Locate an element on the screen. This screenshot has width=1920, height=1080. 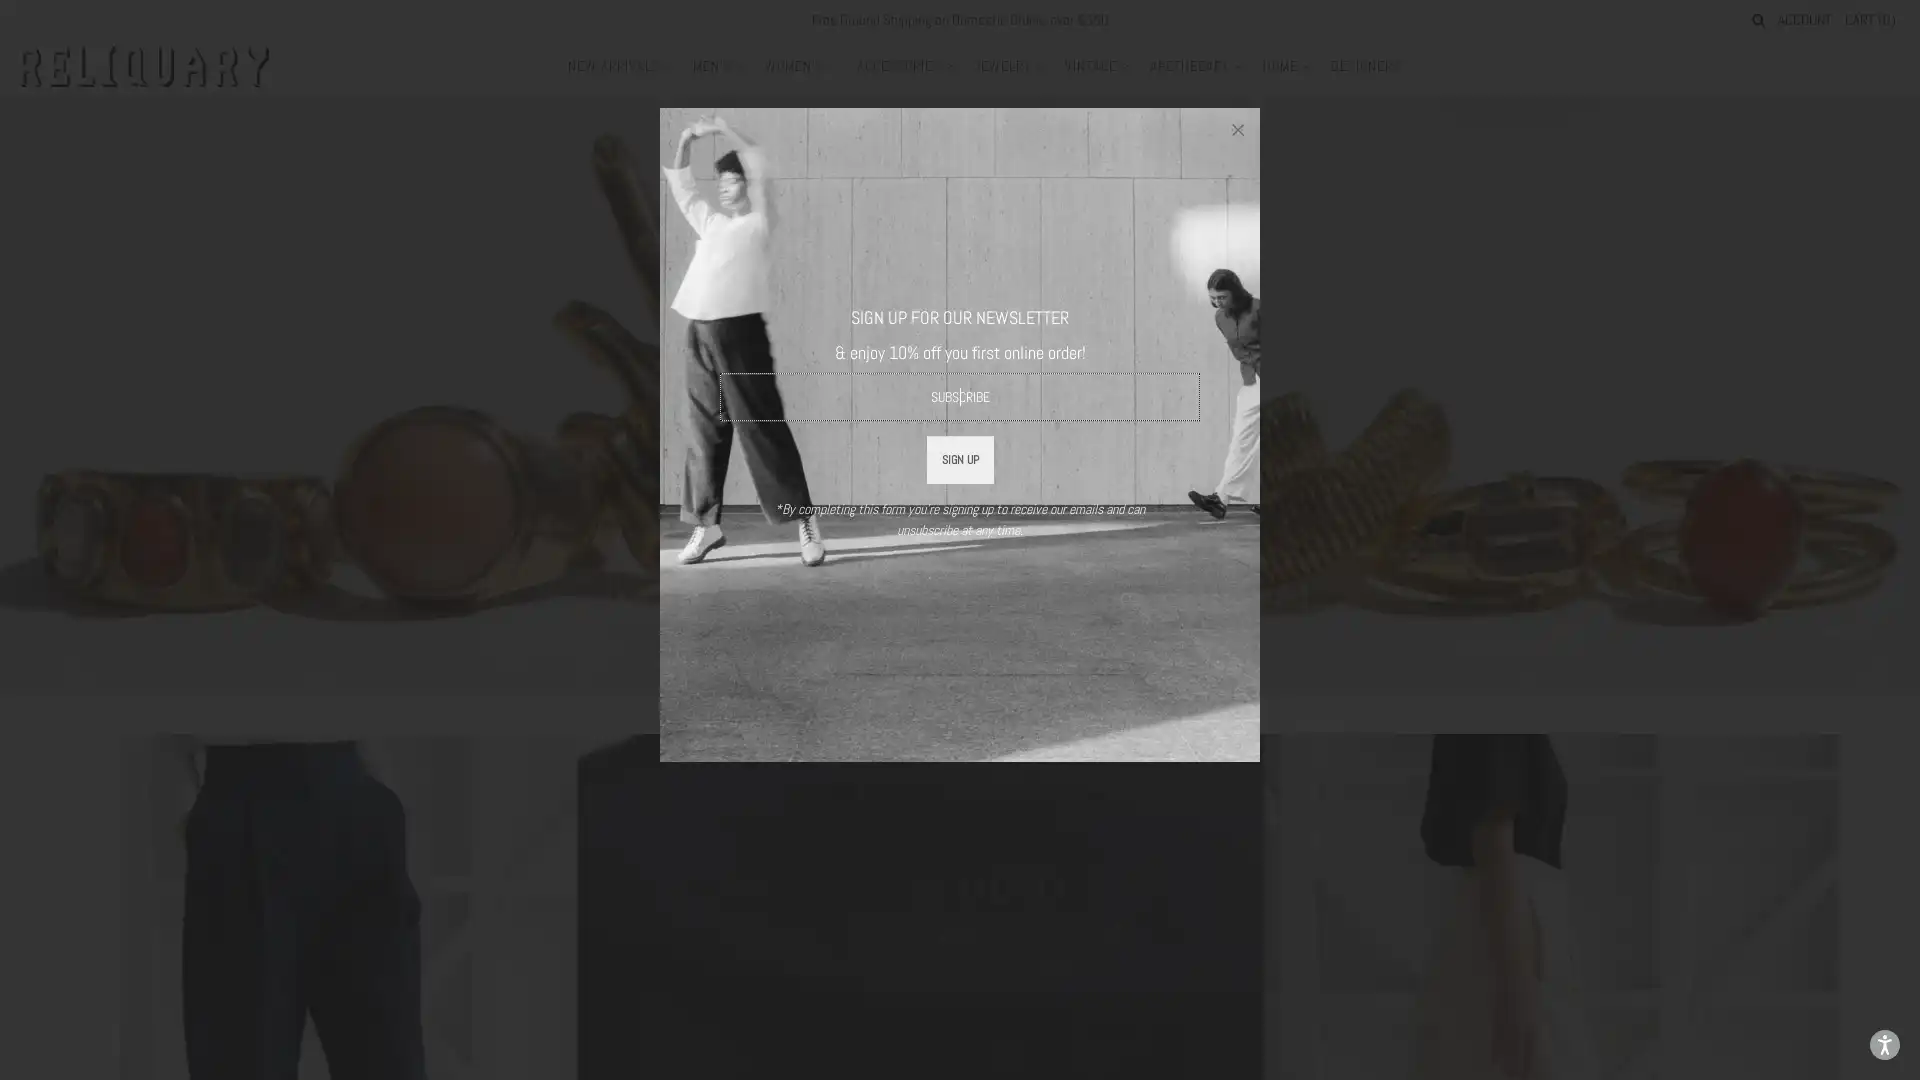
Open accessibility options, statement and help is located at coordinates (1884, 1044).